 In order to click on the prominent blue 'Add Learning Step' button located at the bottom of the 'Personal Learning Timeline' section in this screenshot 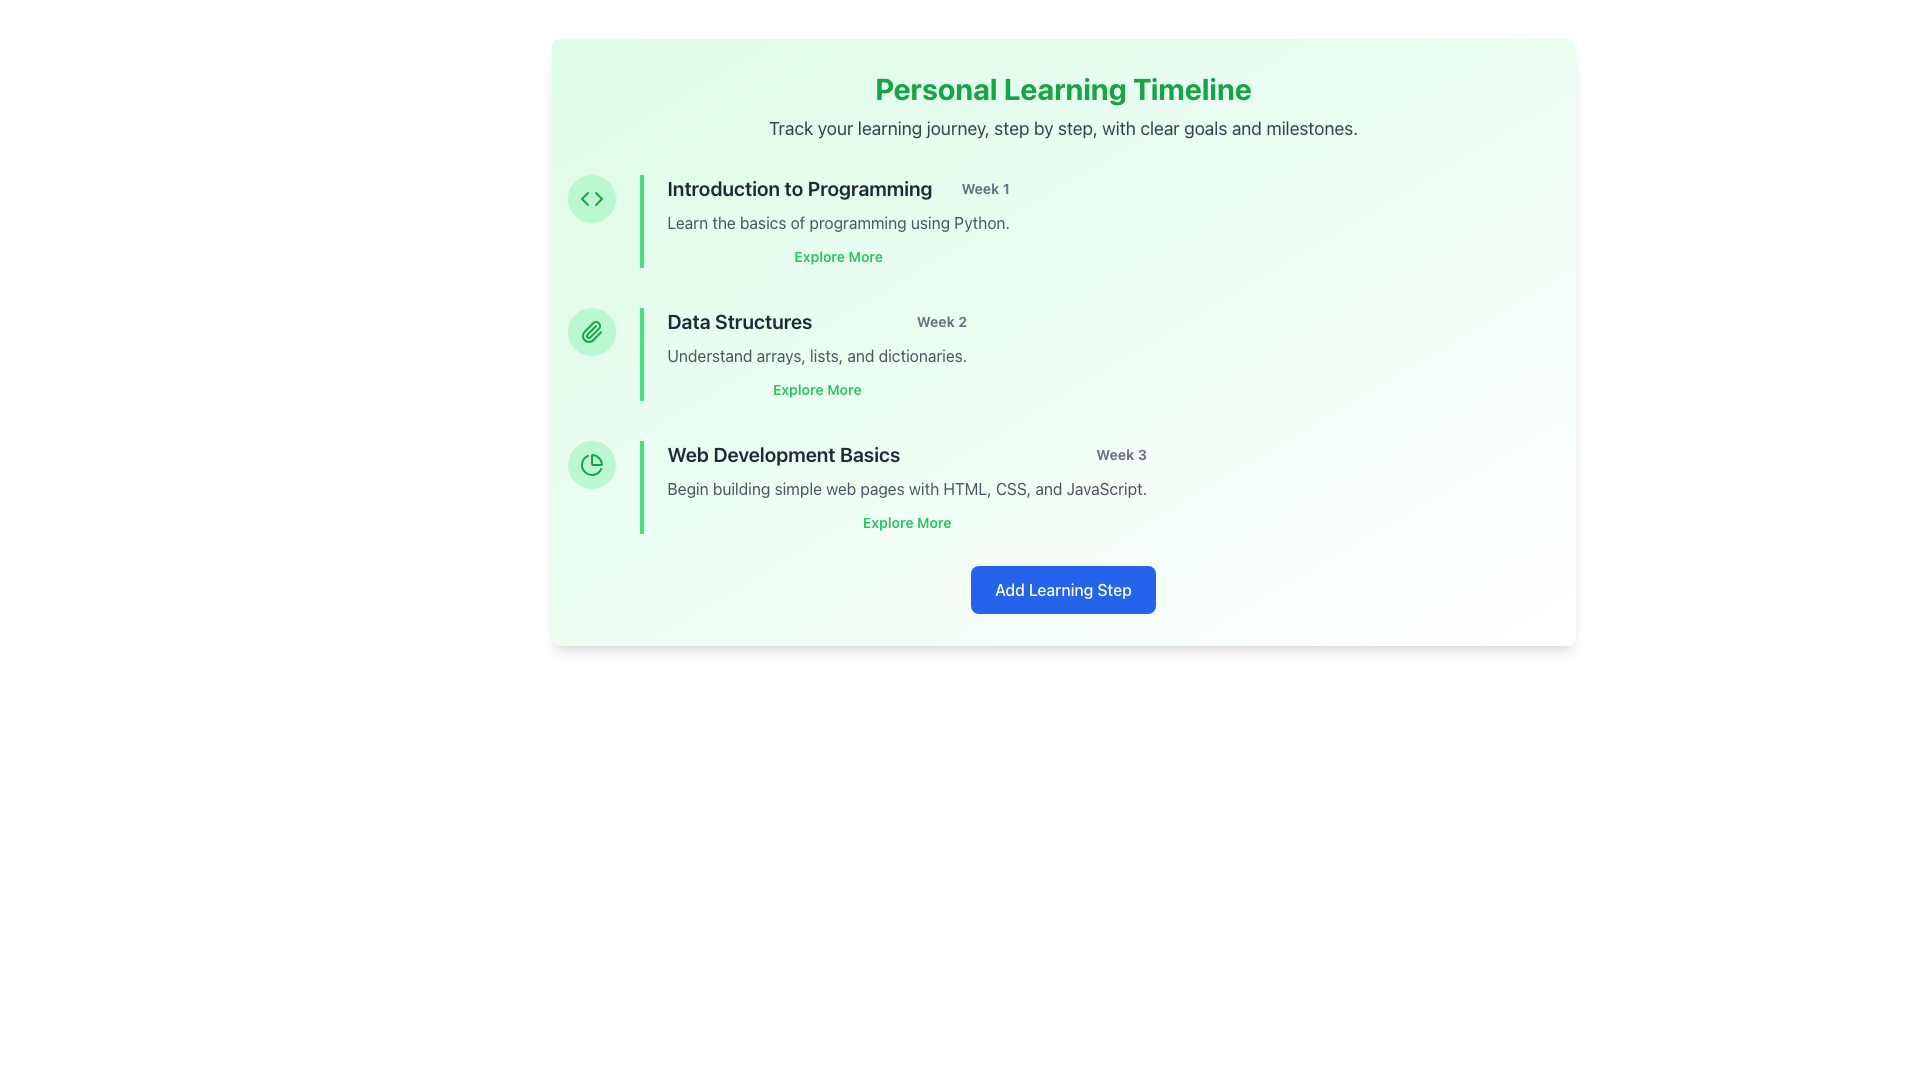, I will do `click(1062, 589)`.